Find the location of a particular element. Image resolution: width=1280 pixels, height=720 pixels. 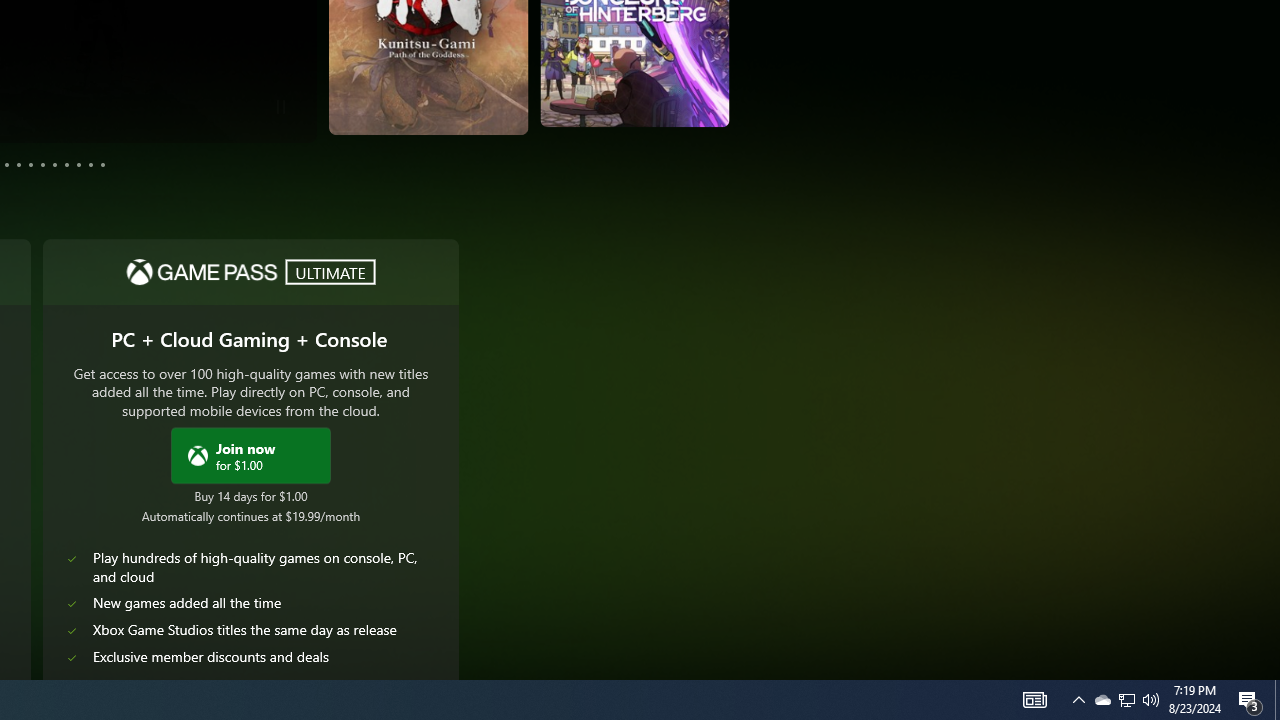

'Page 6' is located at coordinates (31, 163).